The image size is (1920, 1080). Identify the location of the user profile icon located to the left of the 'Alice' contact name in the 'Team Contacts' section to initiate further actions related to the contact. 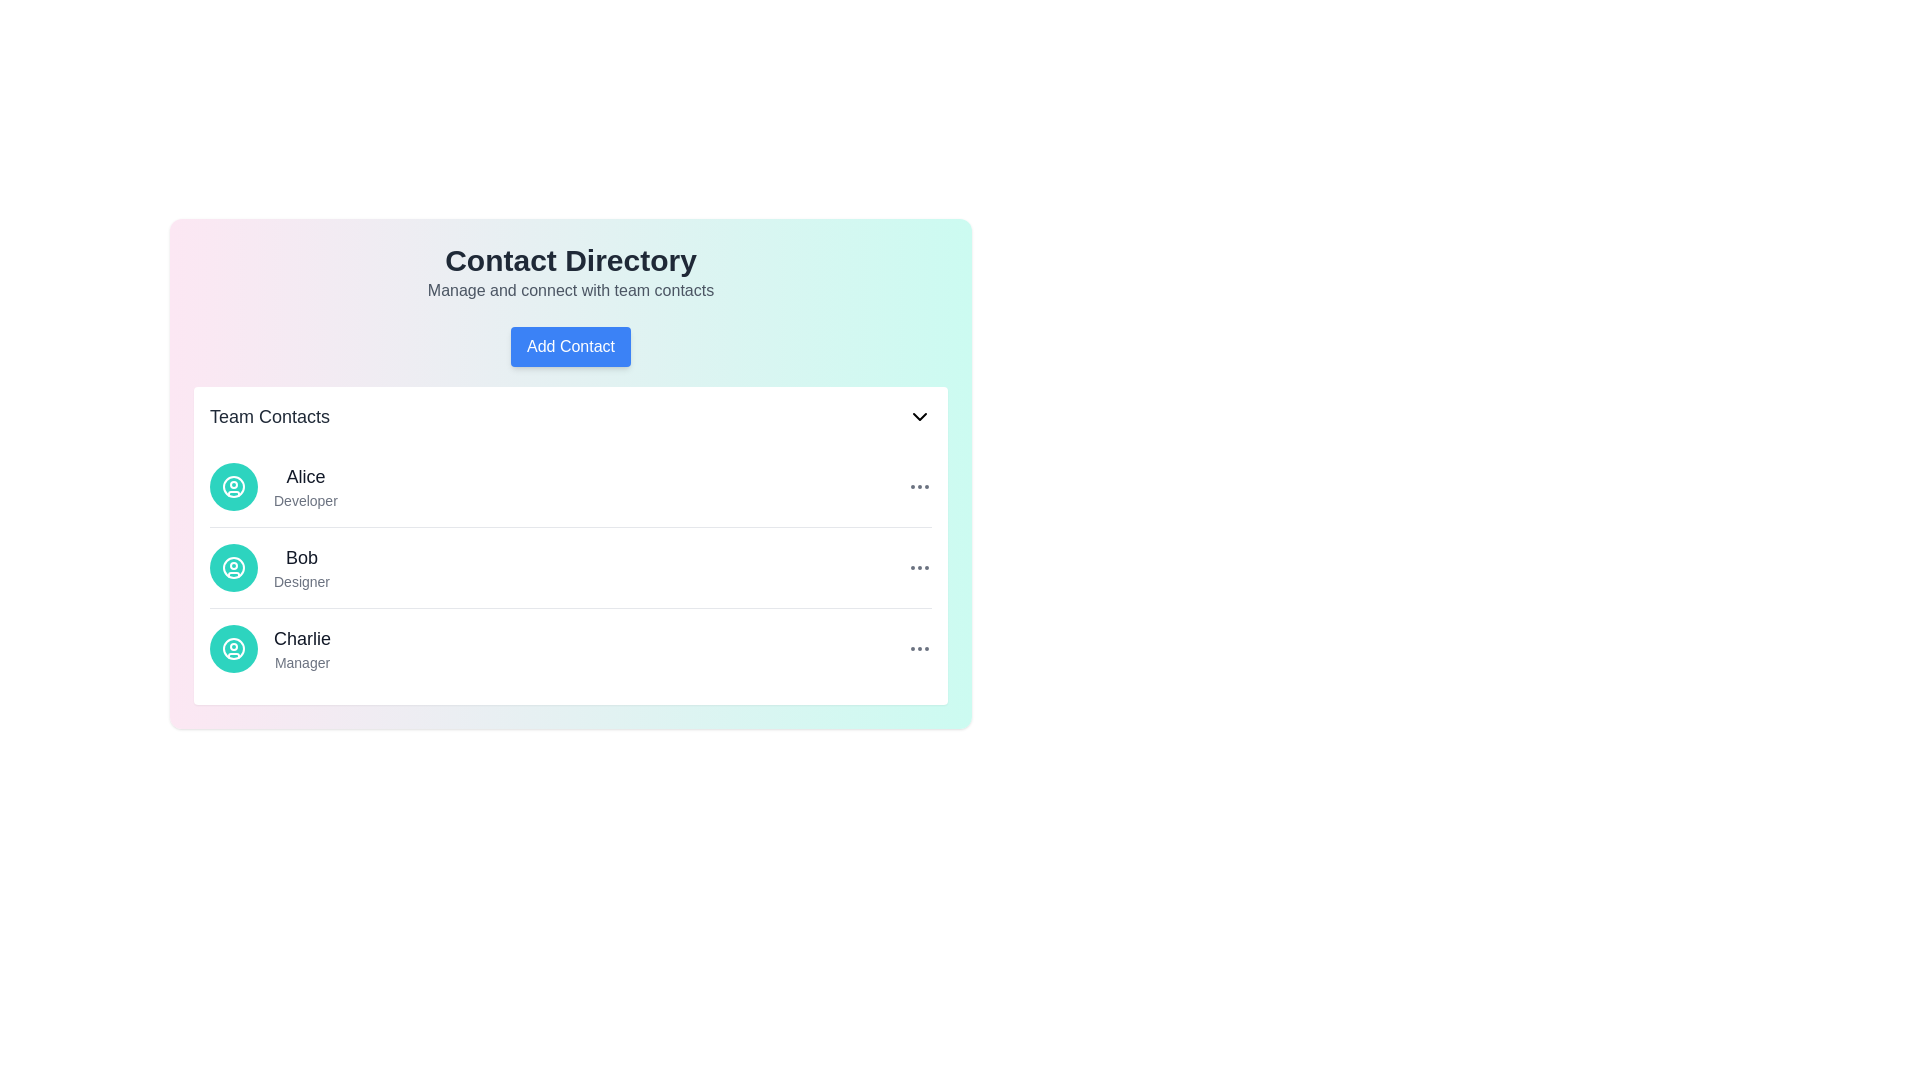
(234, 486).